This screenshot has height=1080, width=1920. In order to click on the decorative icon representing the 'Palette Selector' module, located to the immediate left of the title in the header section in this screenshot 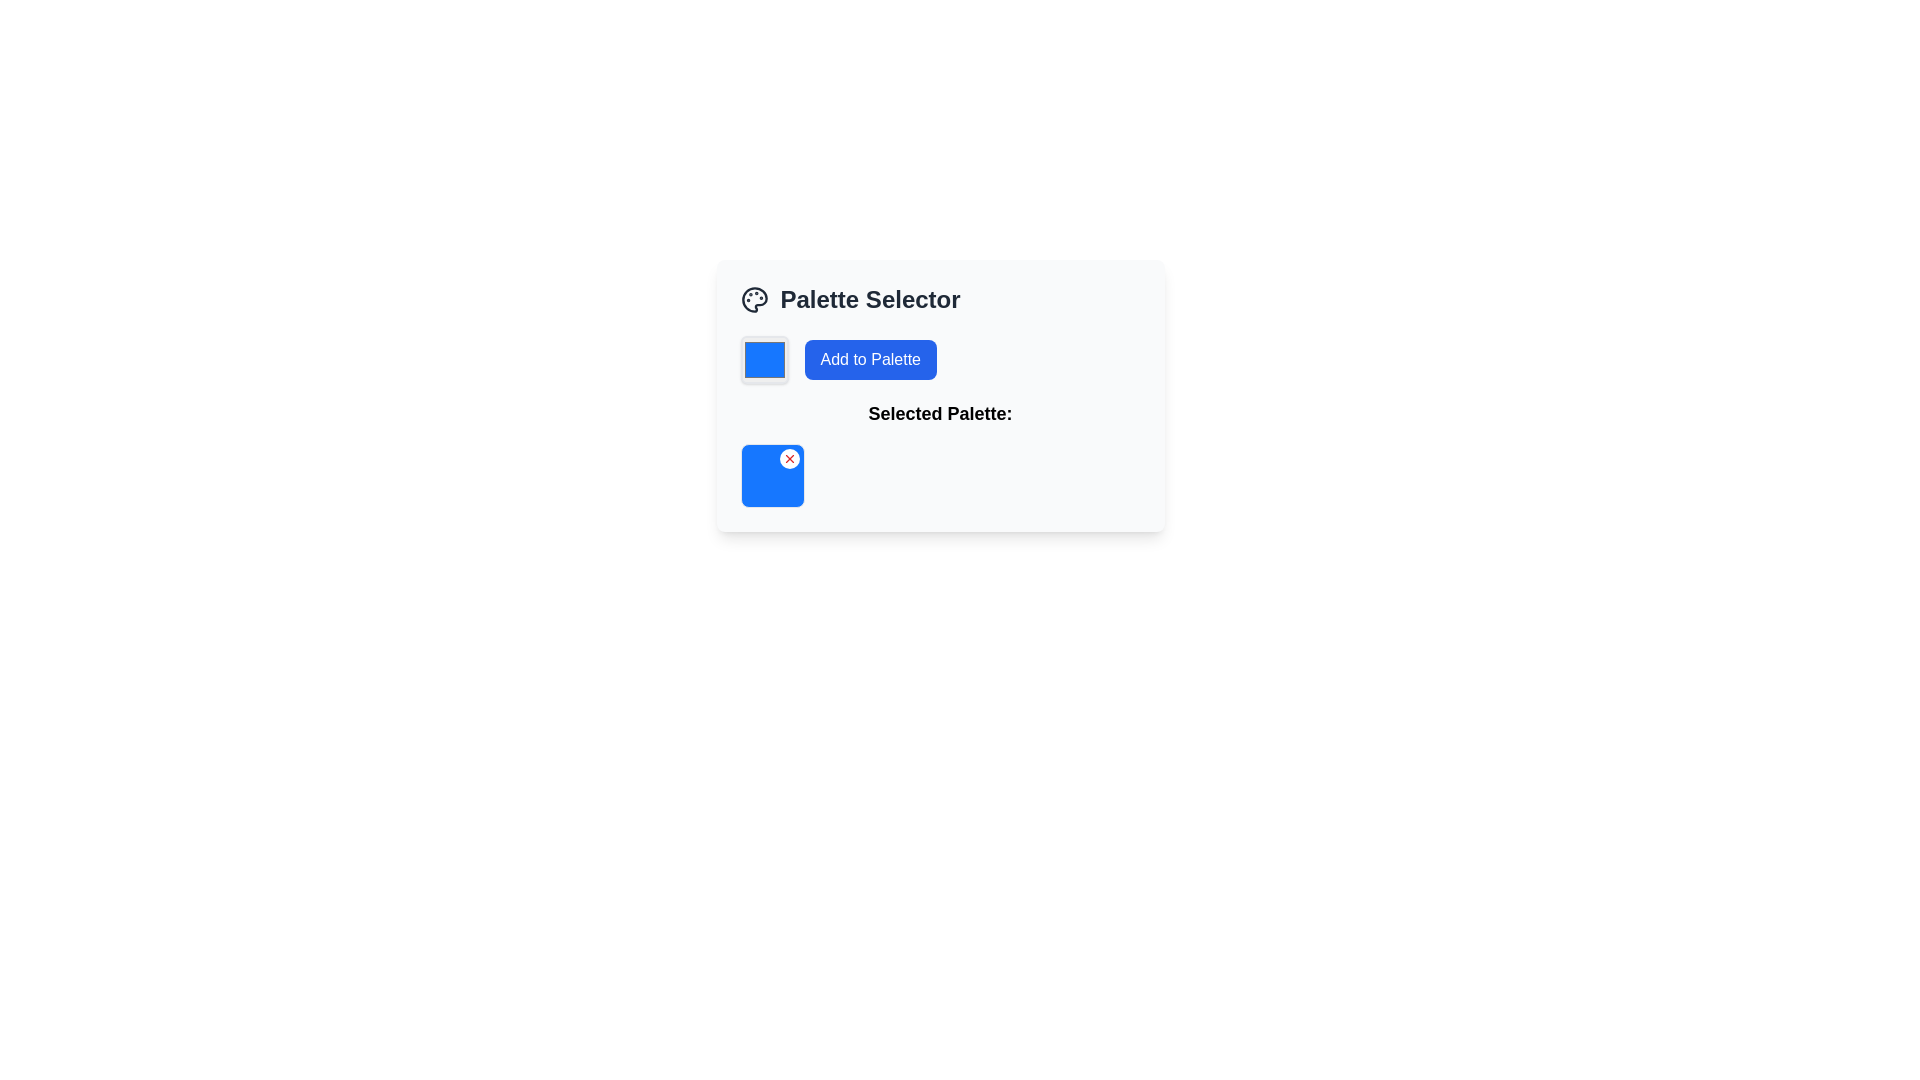, I will do `click(753, 300)`.